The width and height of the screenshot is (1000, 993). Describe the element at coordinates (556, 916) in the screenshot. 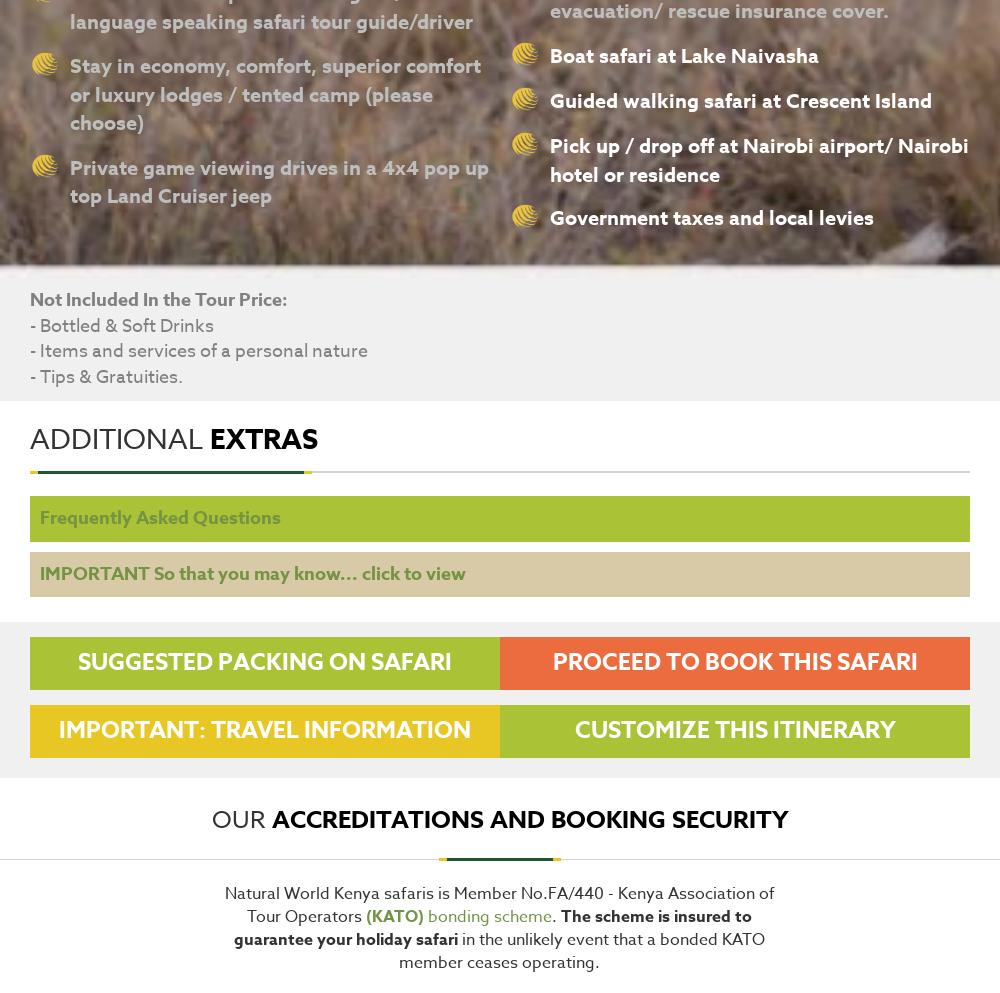

I see `'.'` at that location.